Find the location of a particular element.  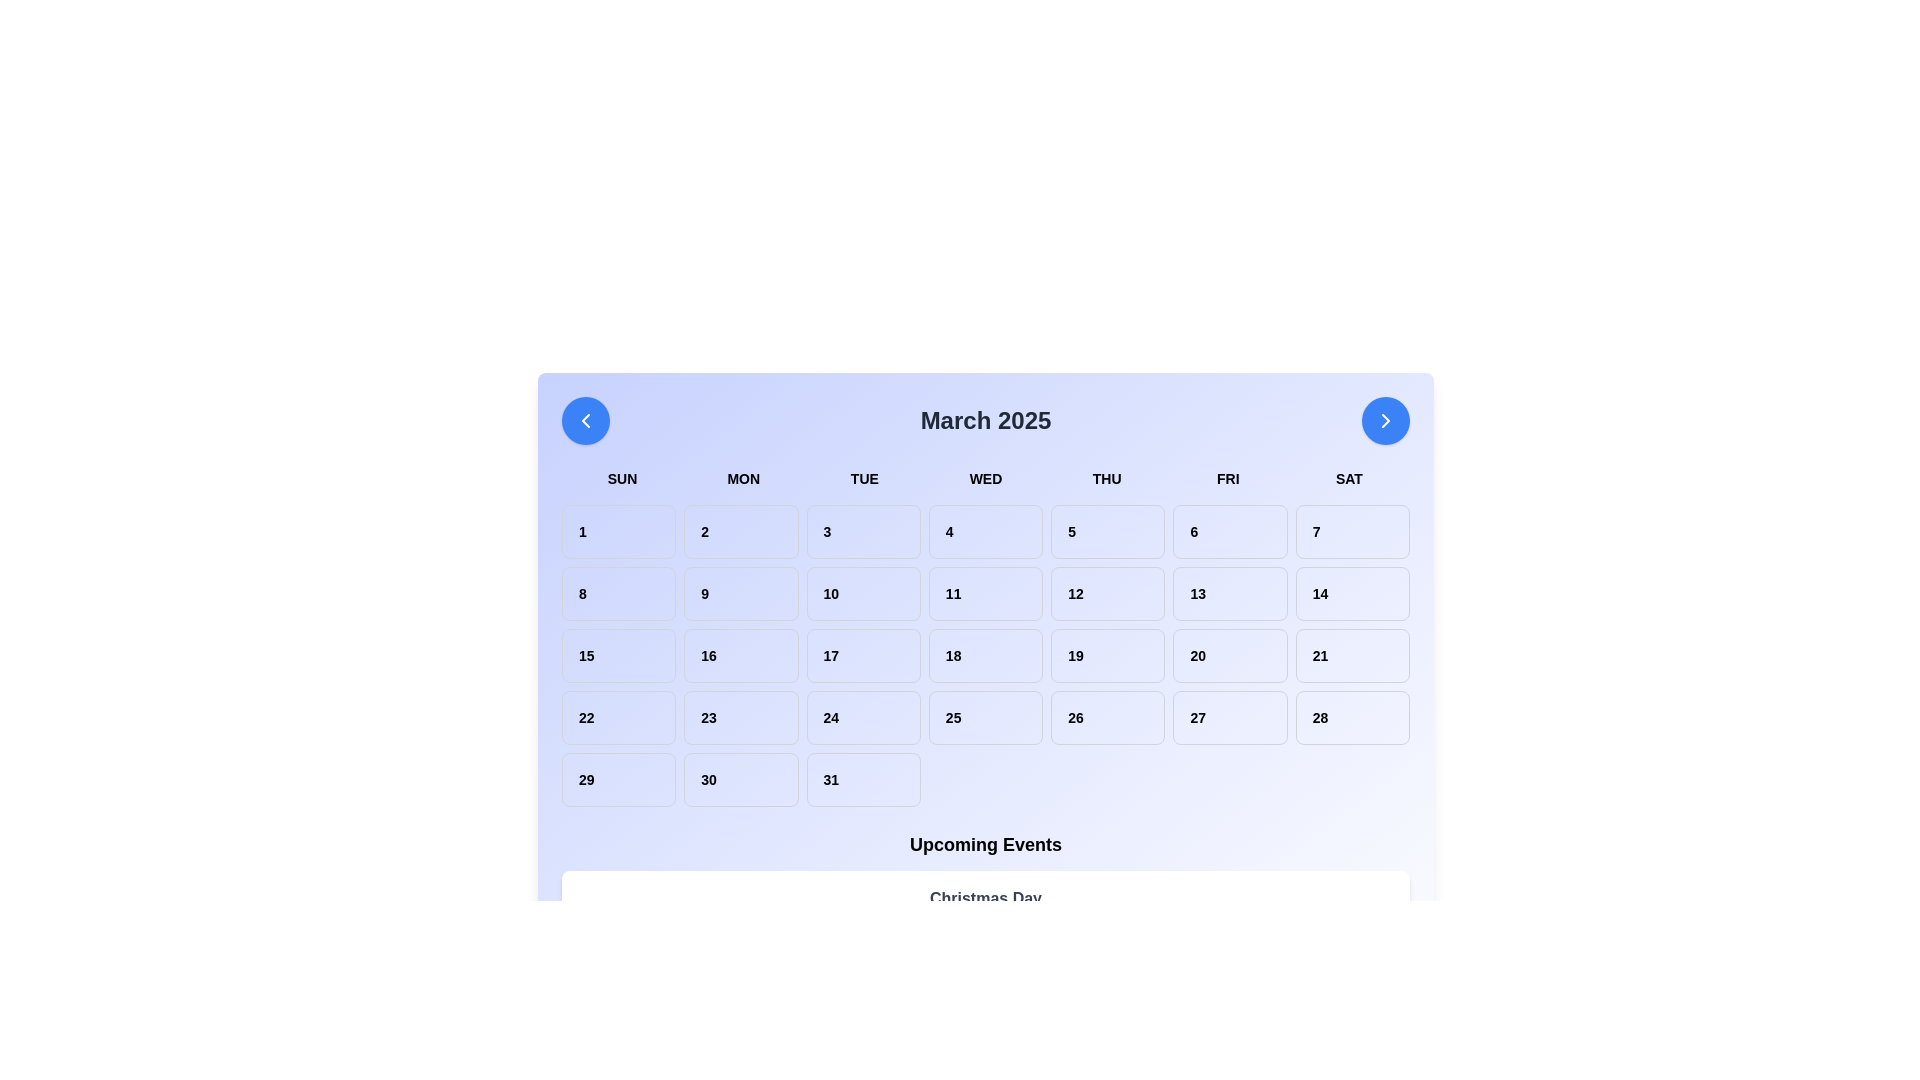

bold numeral '24' displayed in black font within the calendar grid under 'TUE' for Tuesday is located at coordinates (863, 716).